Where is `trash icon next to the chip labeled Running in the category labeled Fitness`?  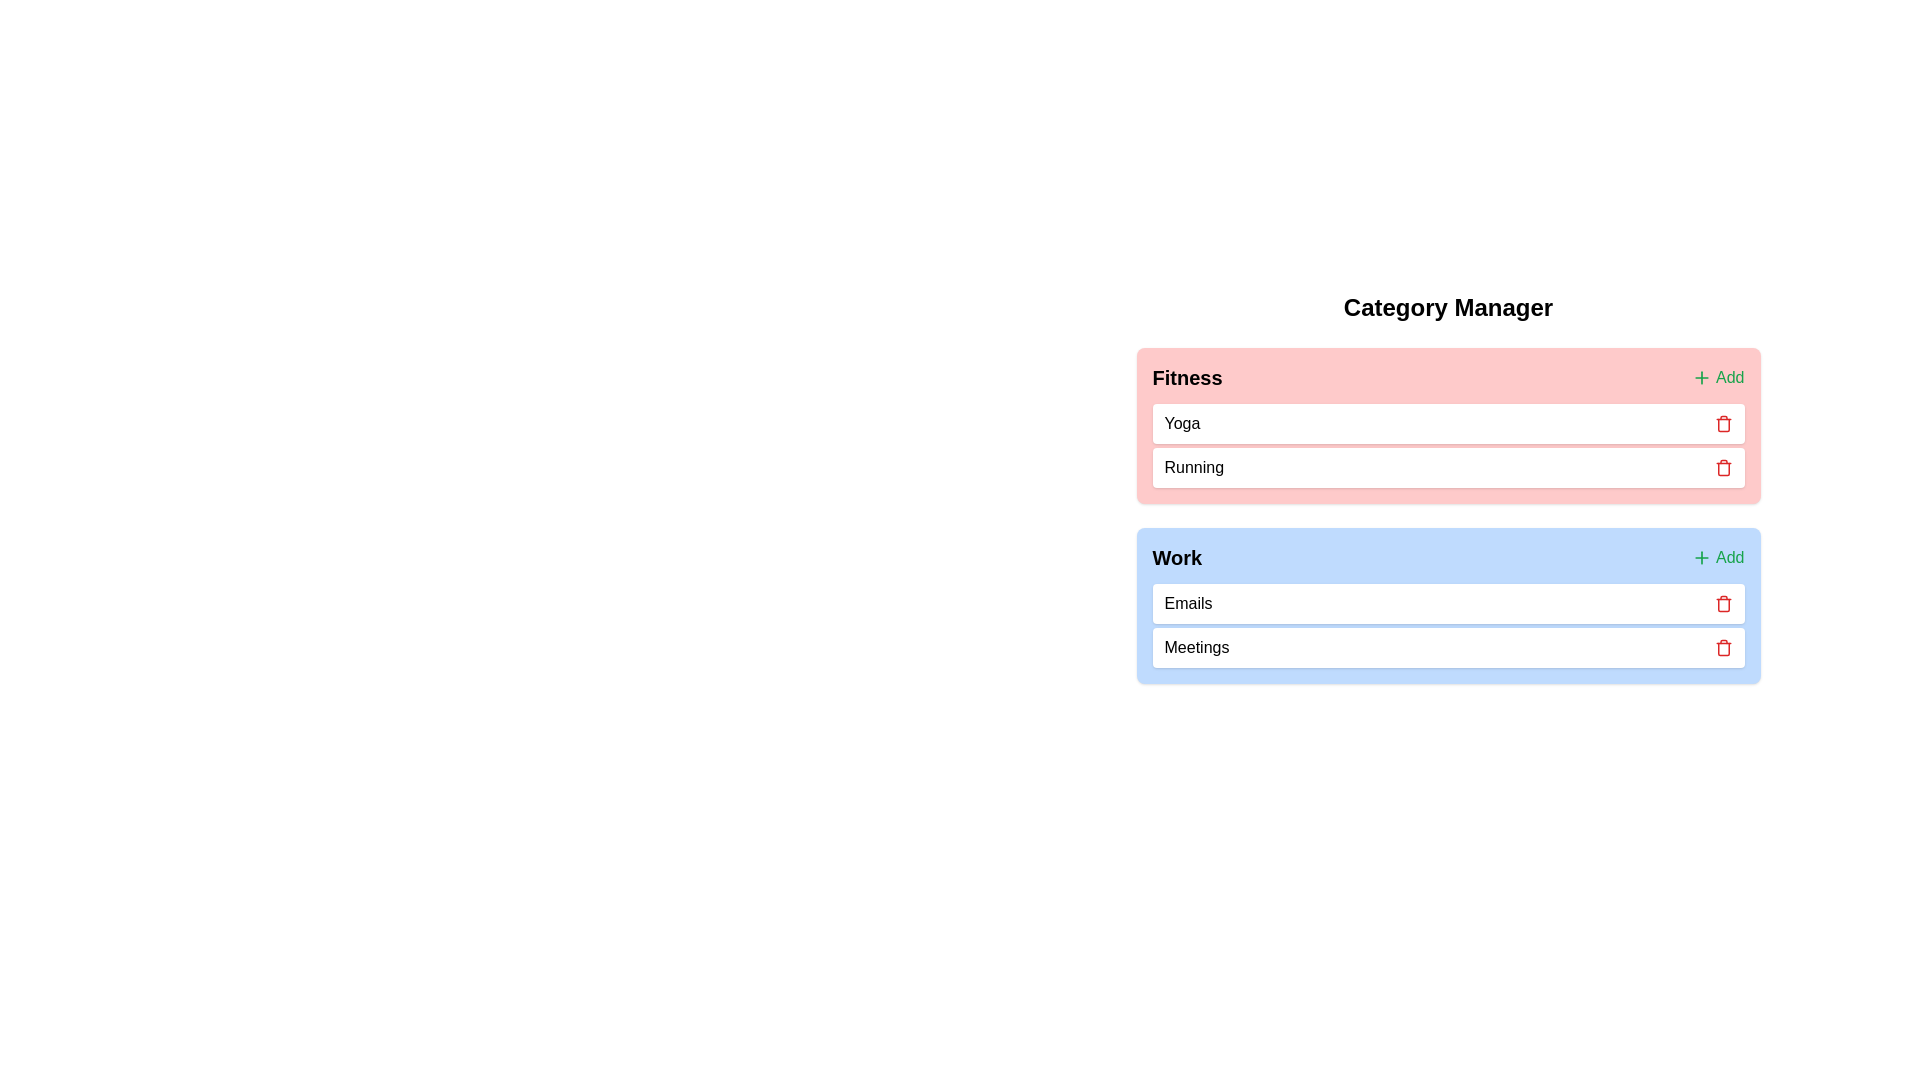
trash icon next to the chip labeled Running in the category labeled Fitness is located at coordinates (1722, 467).